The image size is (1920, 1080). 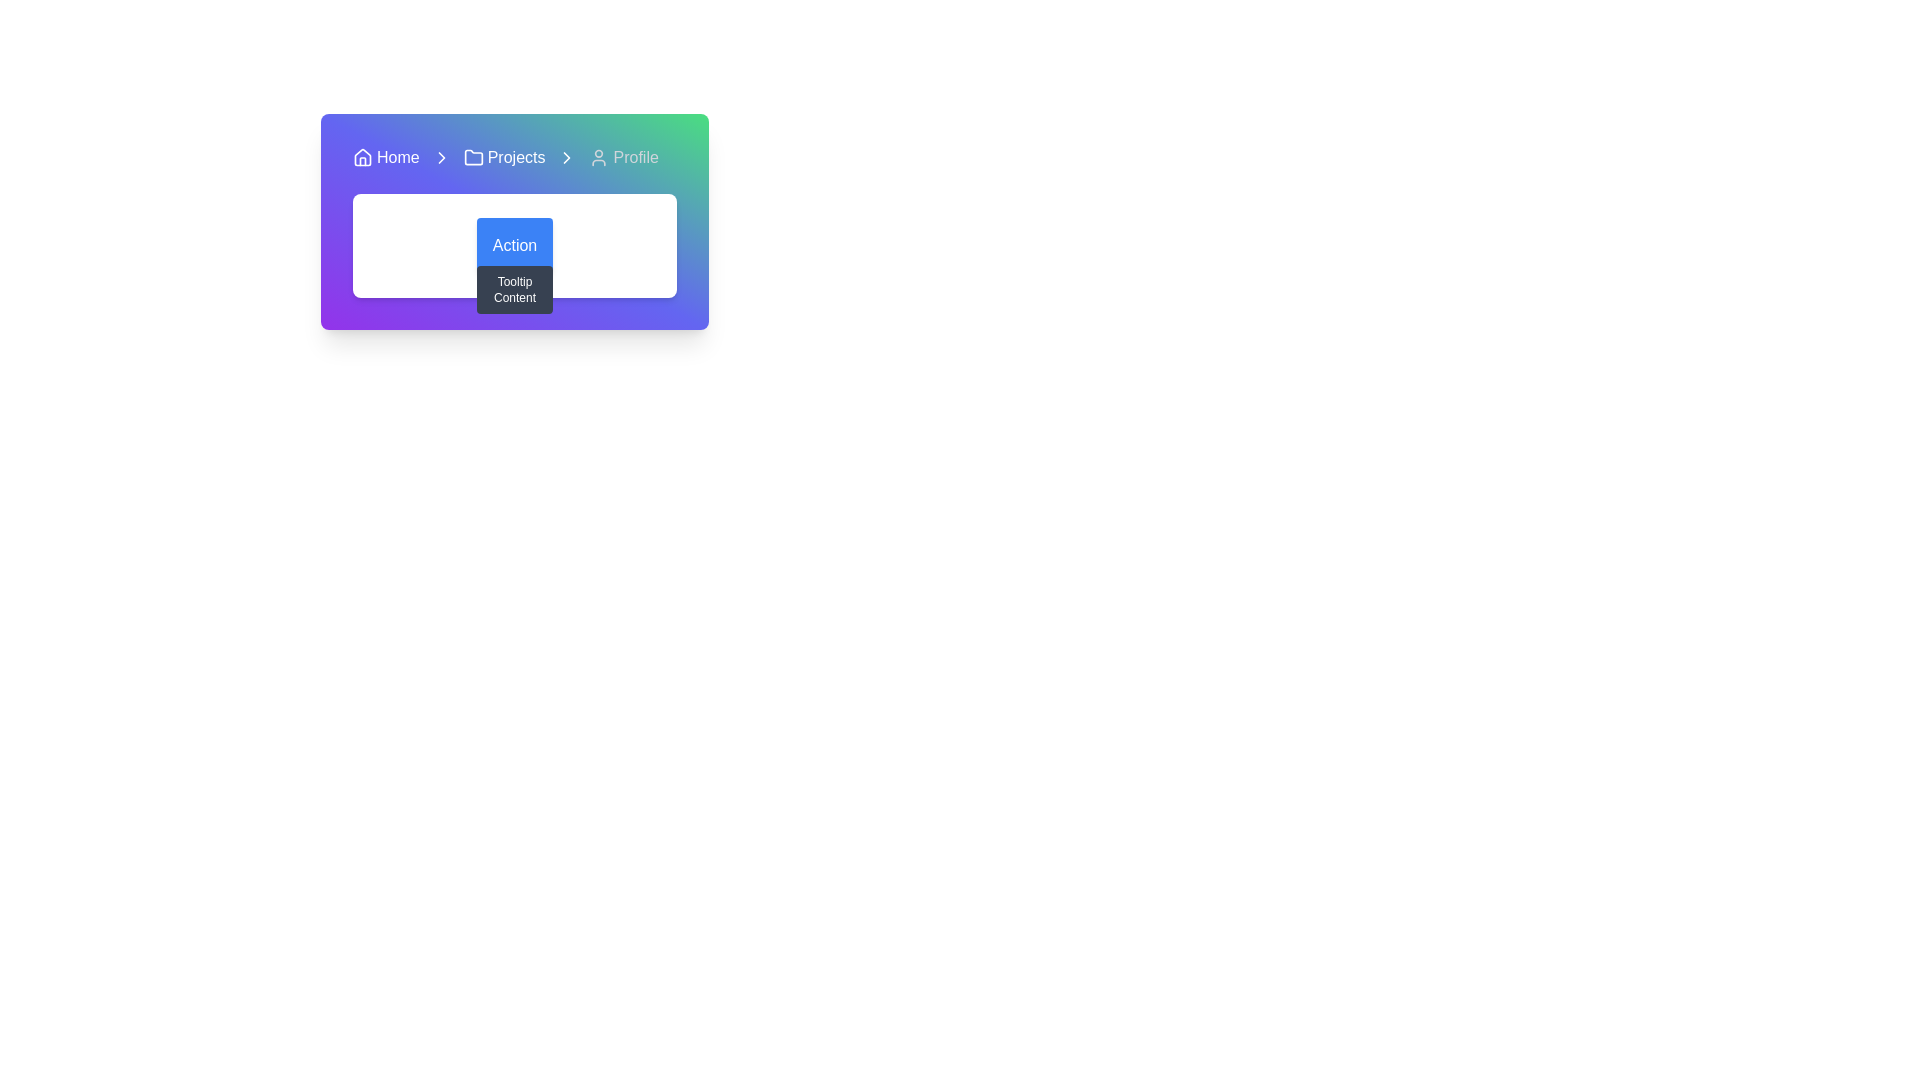 What do you see at coordinates (440, 157) in the screenshot?
I see `the minimalistic right-pointing chevron icon located in the navigation bar between 'Home' and 'Projects'` at bounding box center [440, 157].